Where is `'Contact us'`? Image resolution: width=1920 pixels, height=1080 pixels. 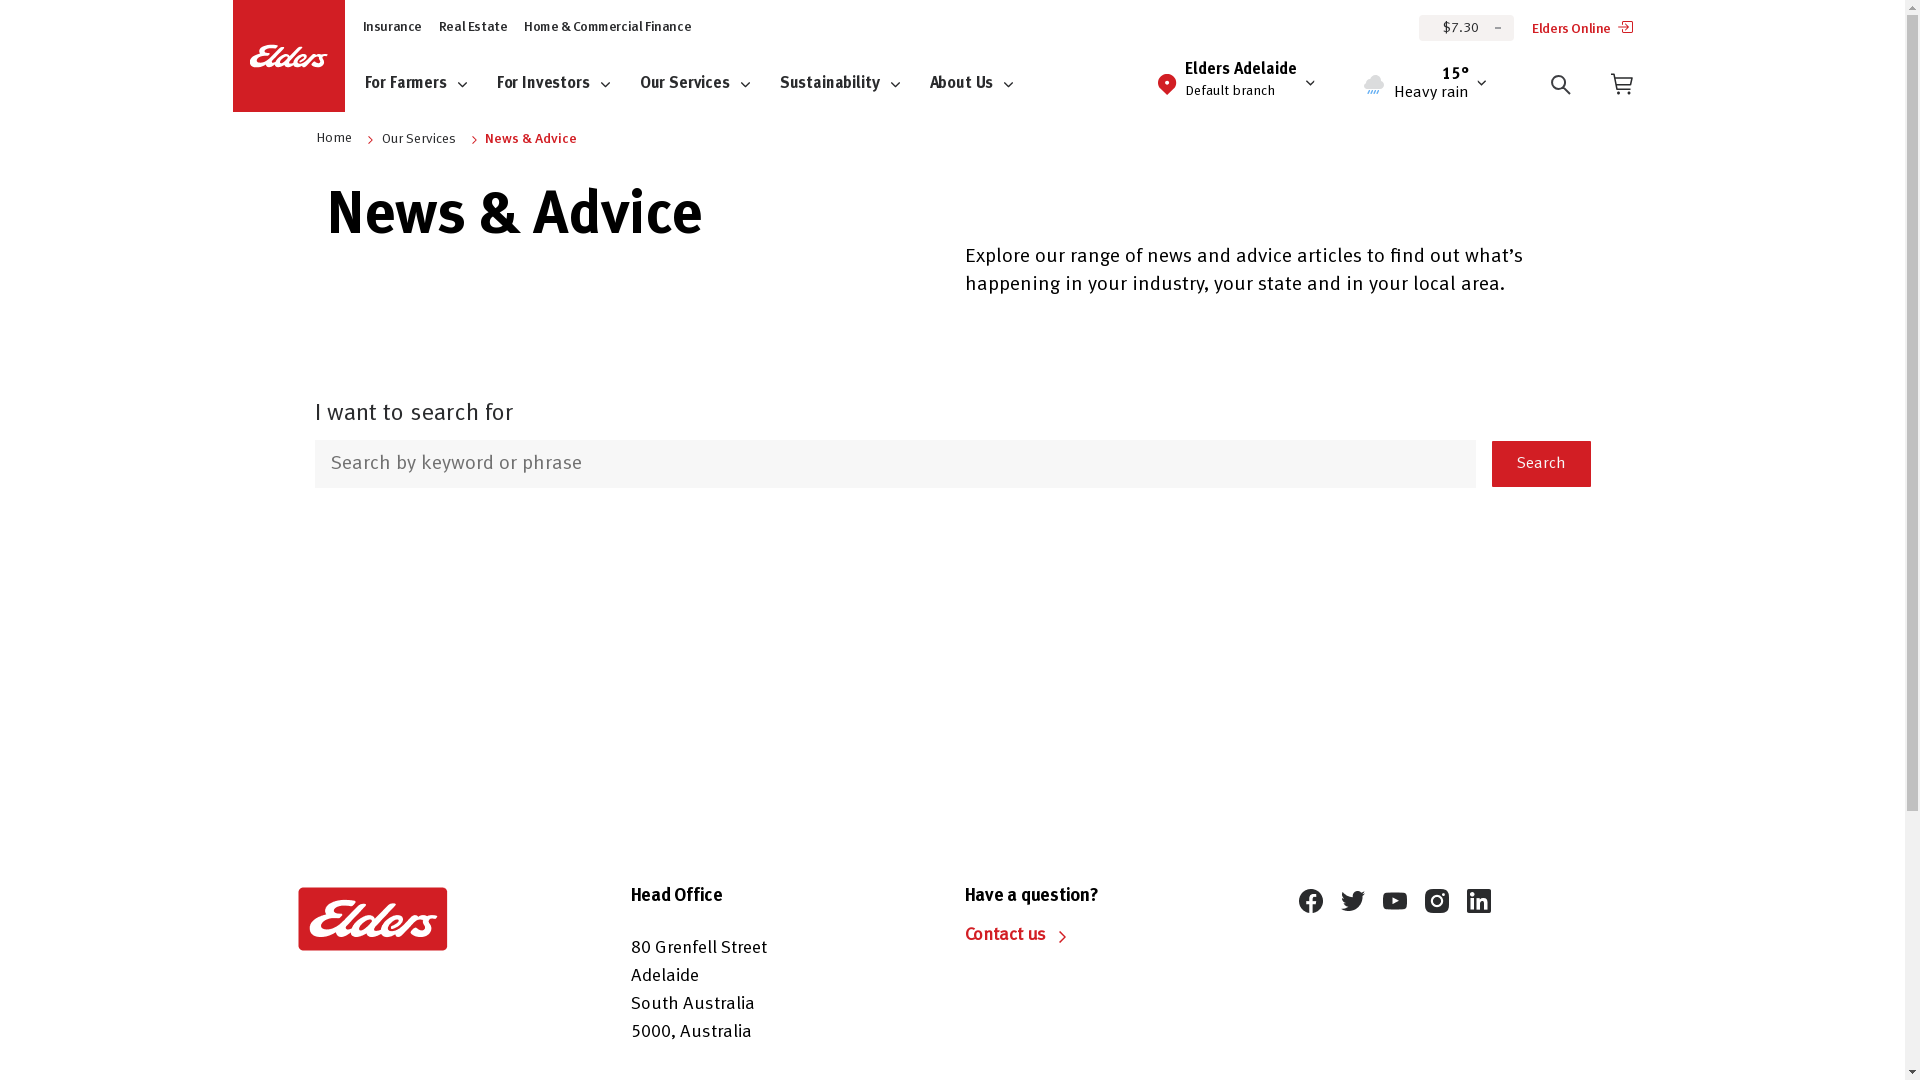
'Contact us' is located at coordinates (939, 937).